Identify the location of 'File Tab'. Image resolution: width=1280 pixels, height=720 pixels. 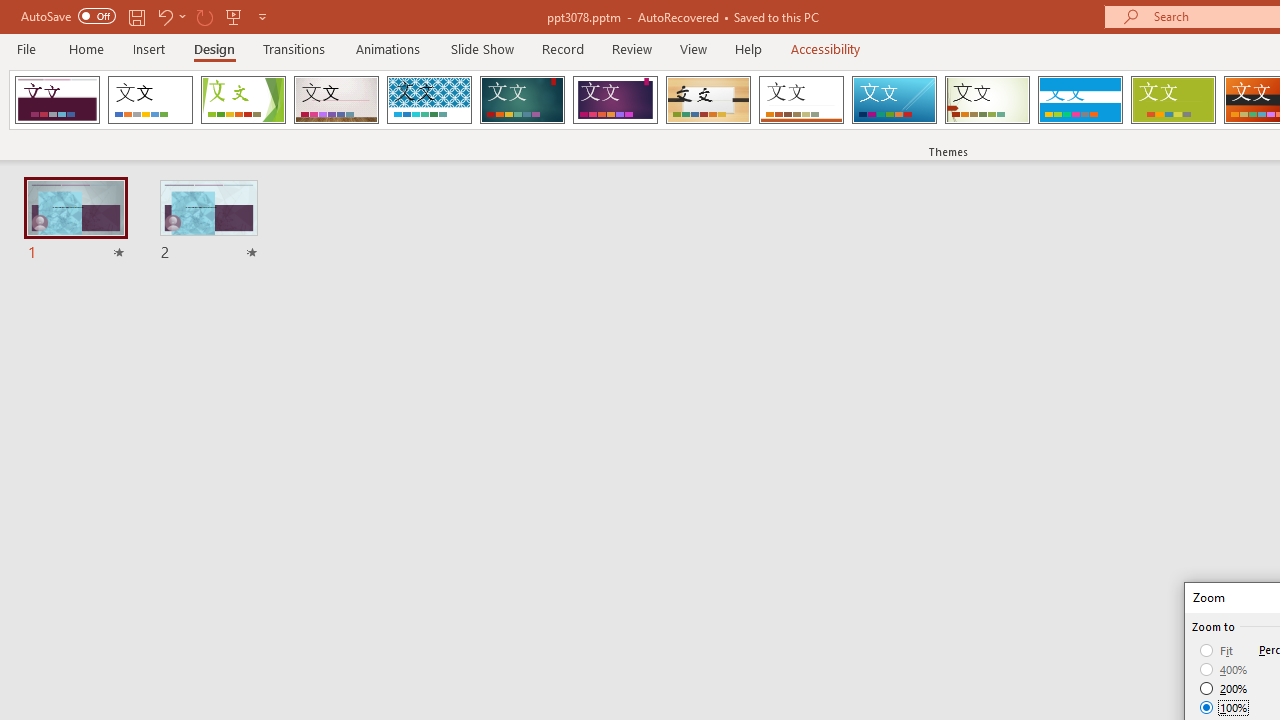
(26, 47).